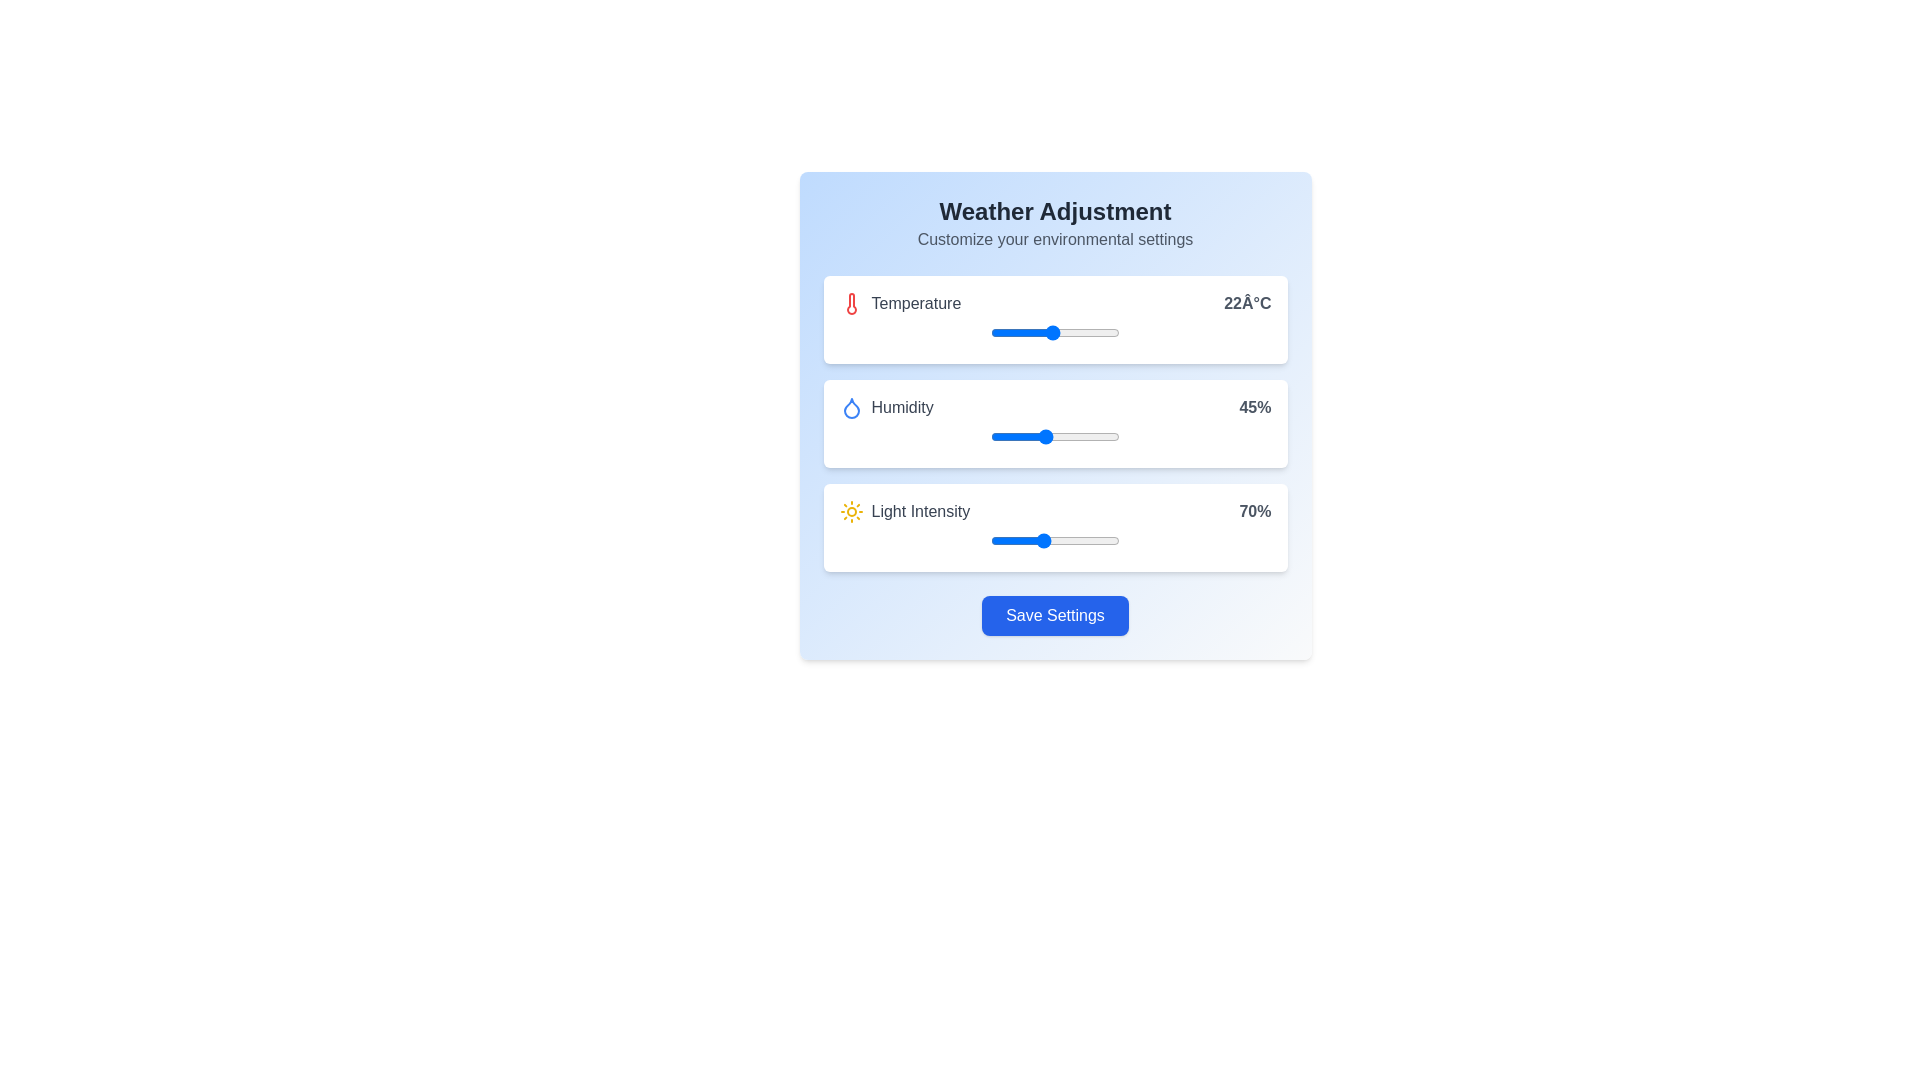  Describe the element at coordinates (990, 331) in the screenshot. I see `the temperature` at that location.